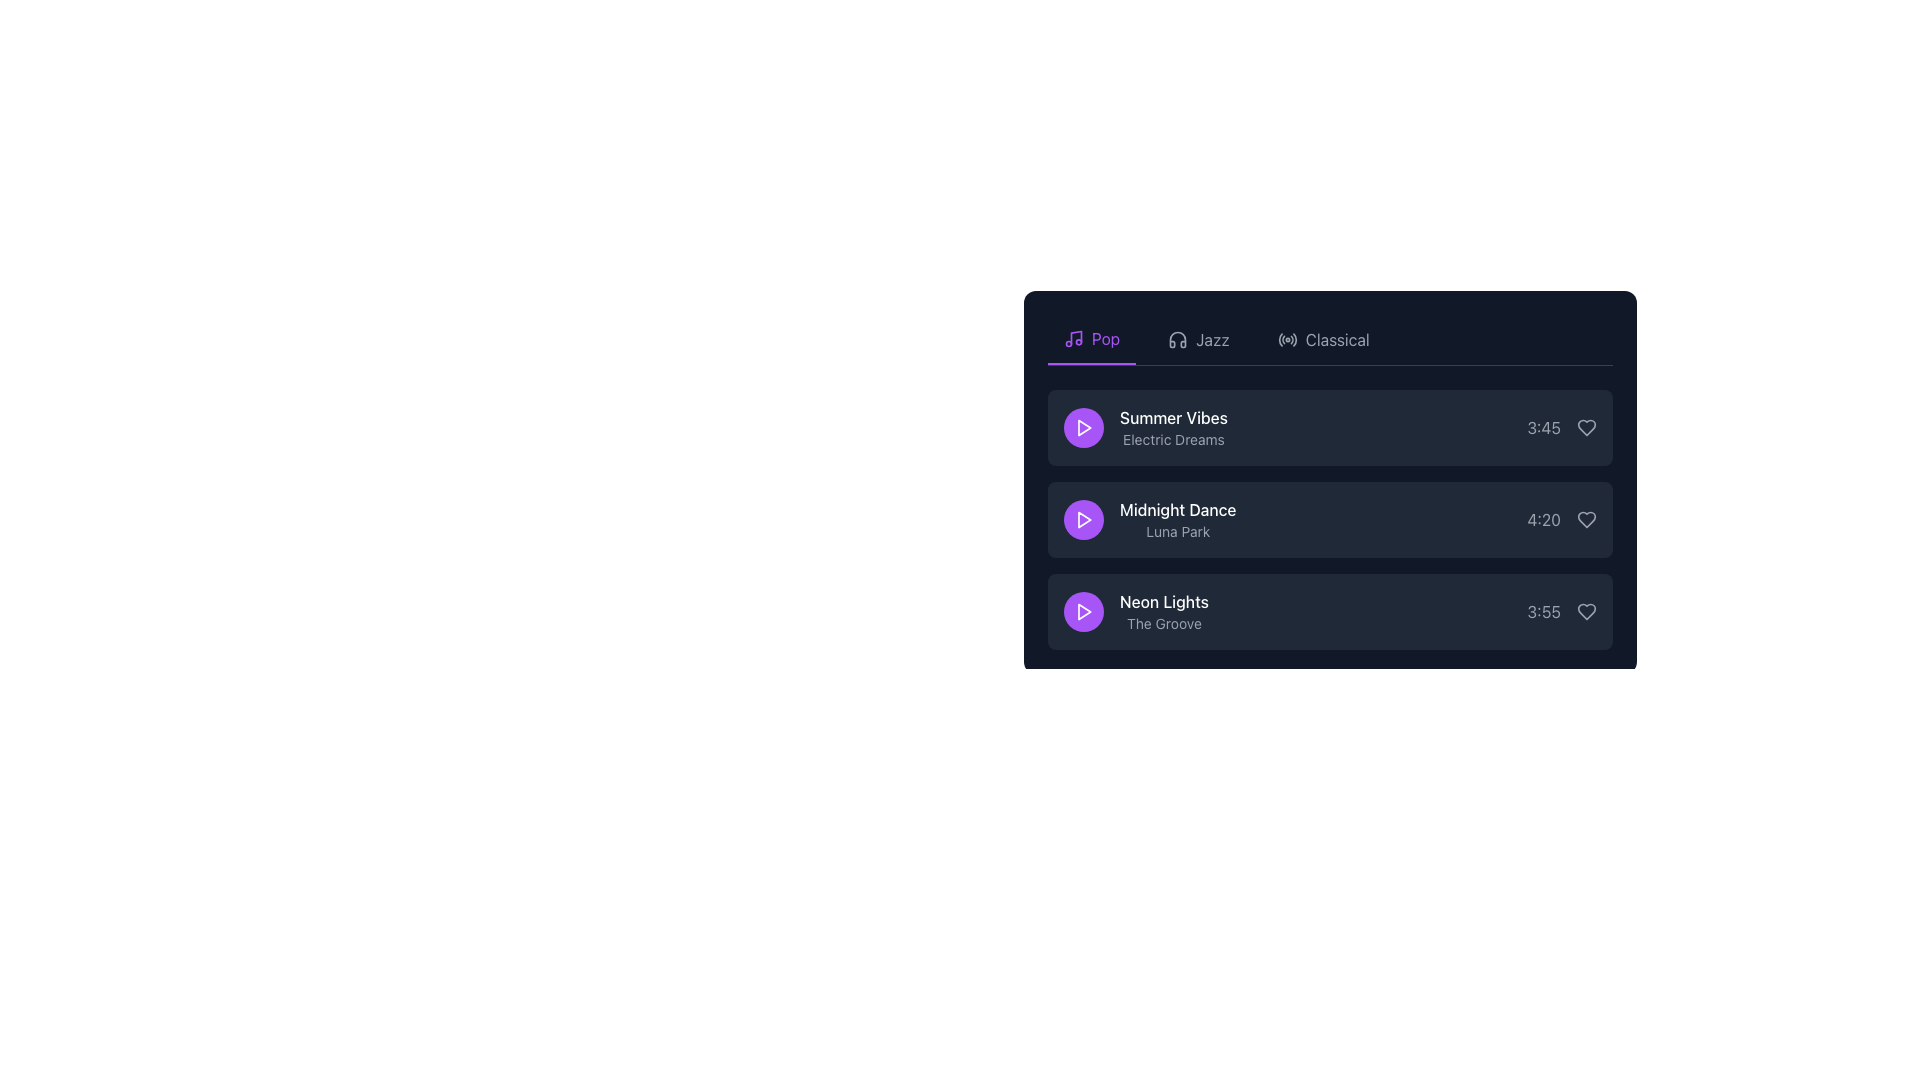  Describe the element at coordinates (1330, 519) in the screenshot. I see `an item in the vertical list of music tracks, which is styled in a dark-themed rectangular card layout` at that location.